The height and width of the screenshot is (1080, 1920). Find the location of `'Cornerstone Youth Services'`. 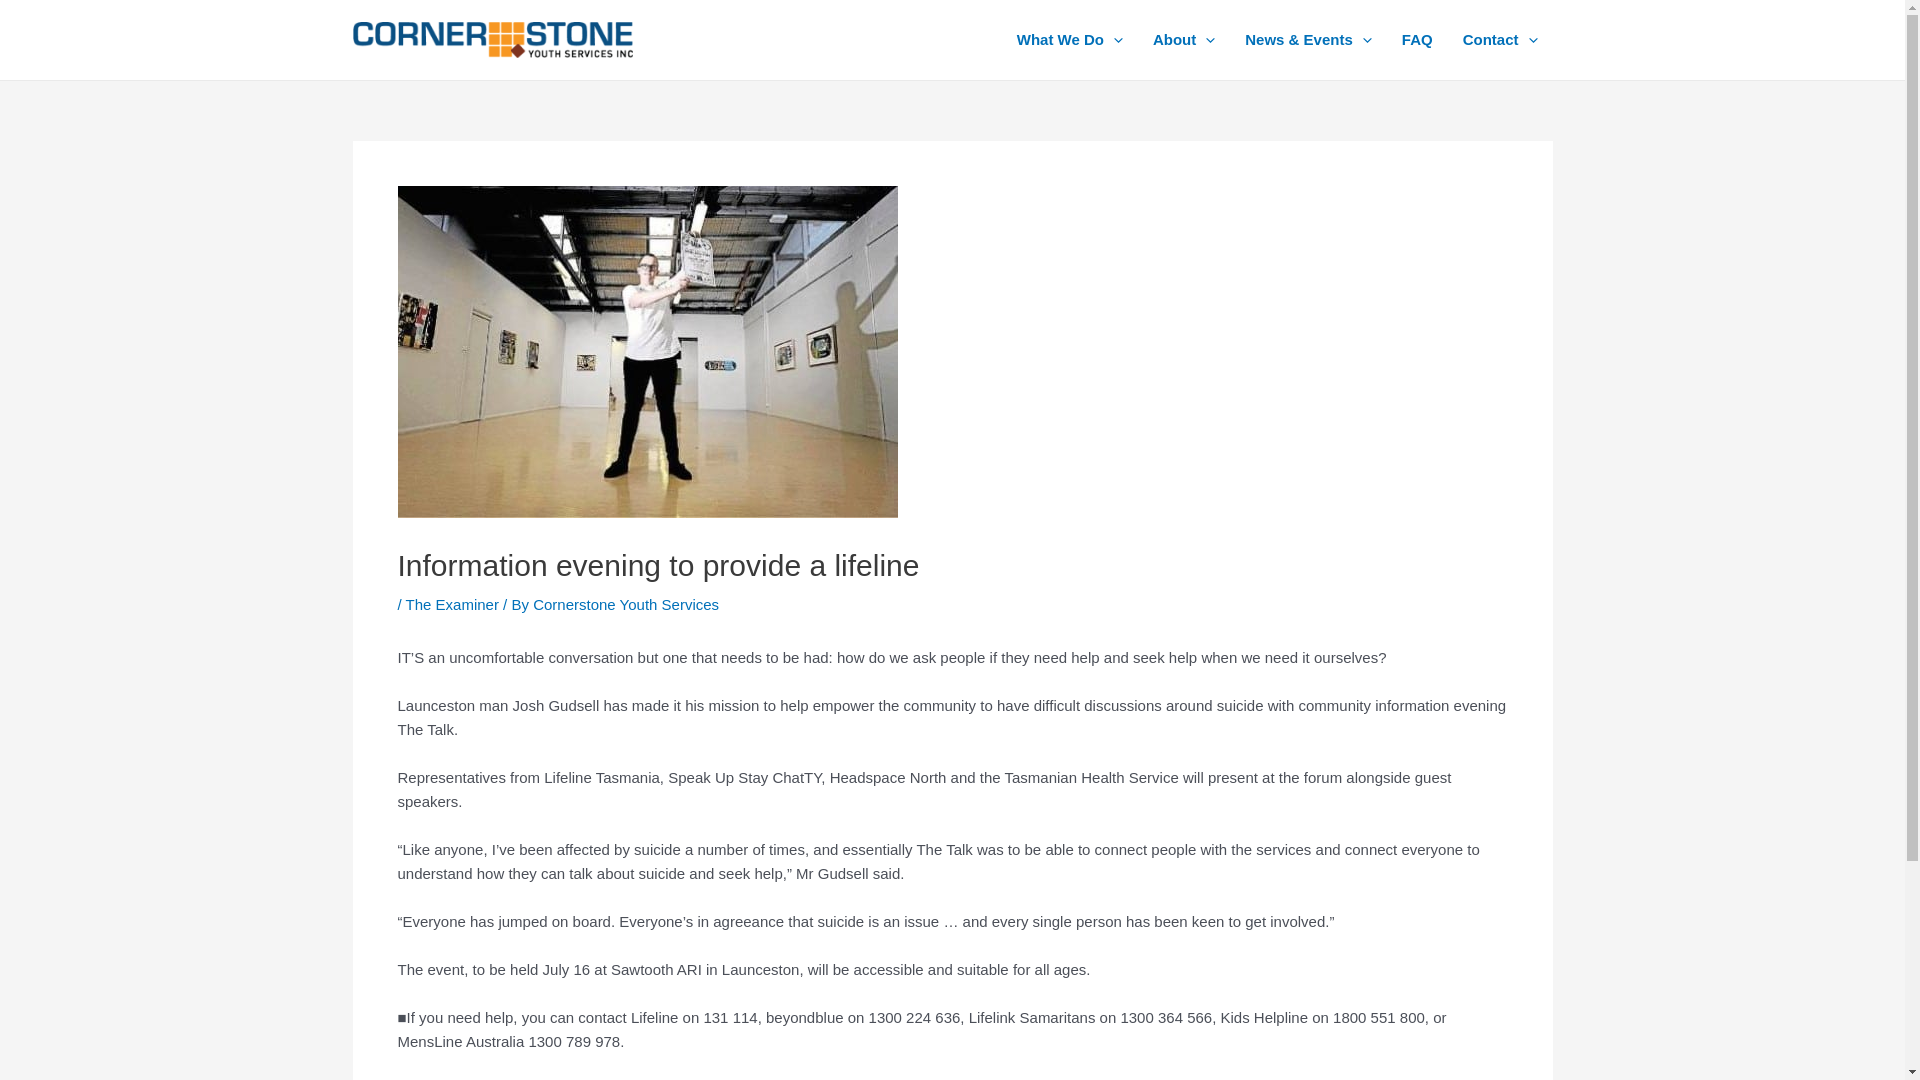

'Cornerstone Youth Services' is located at coordinates (532, 603).